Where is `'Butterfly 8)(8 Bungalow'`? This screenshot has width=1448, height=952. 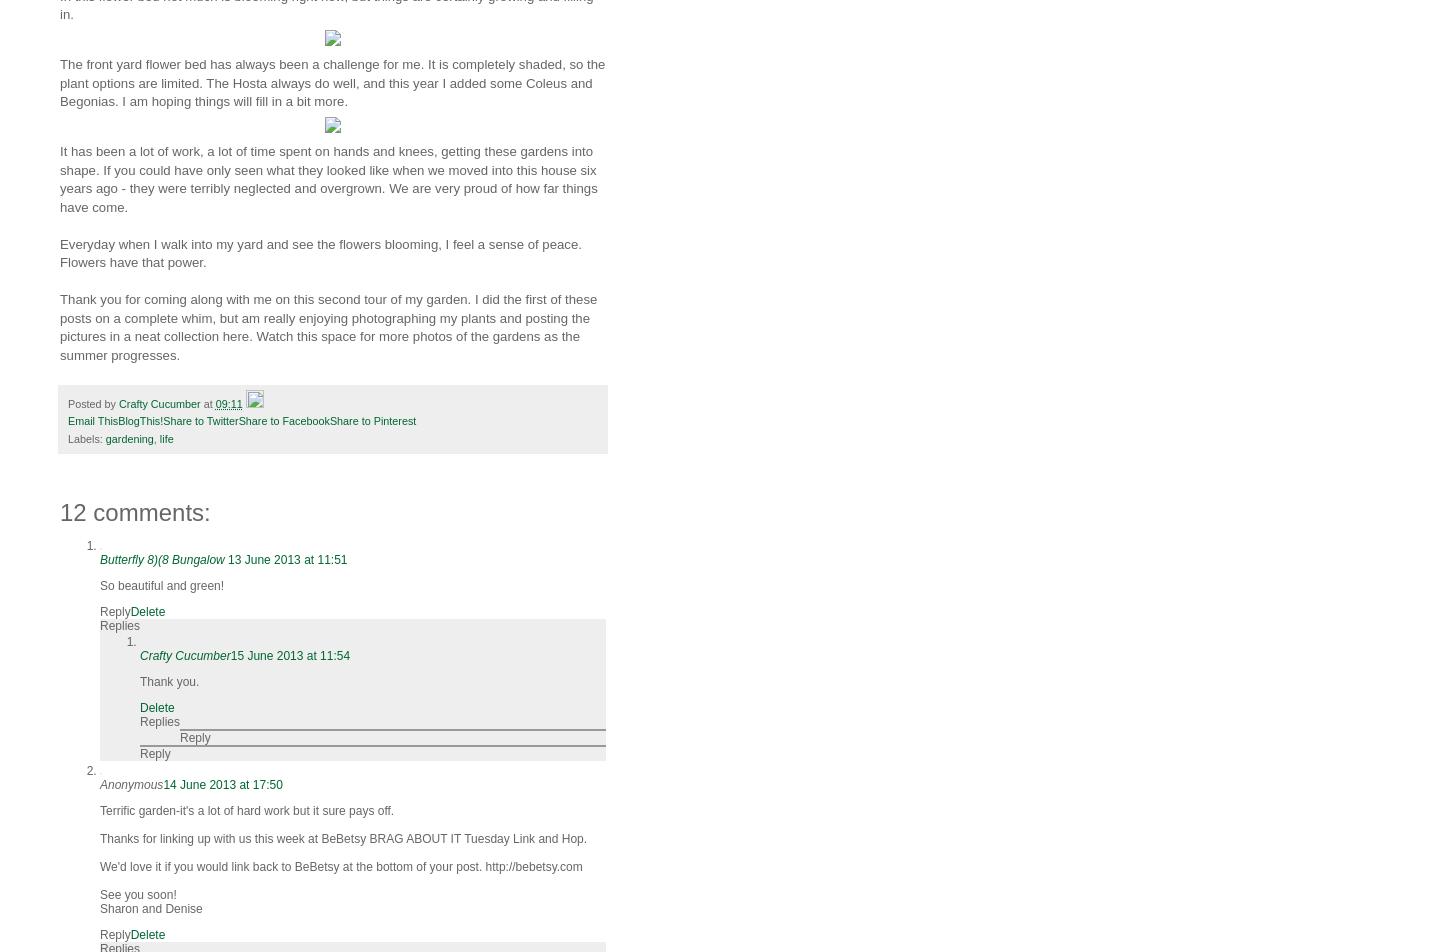
'Butterfly 8)(8 Bungalow' is located at coordinates (163, 559).